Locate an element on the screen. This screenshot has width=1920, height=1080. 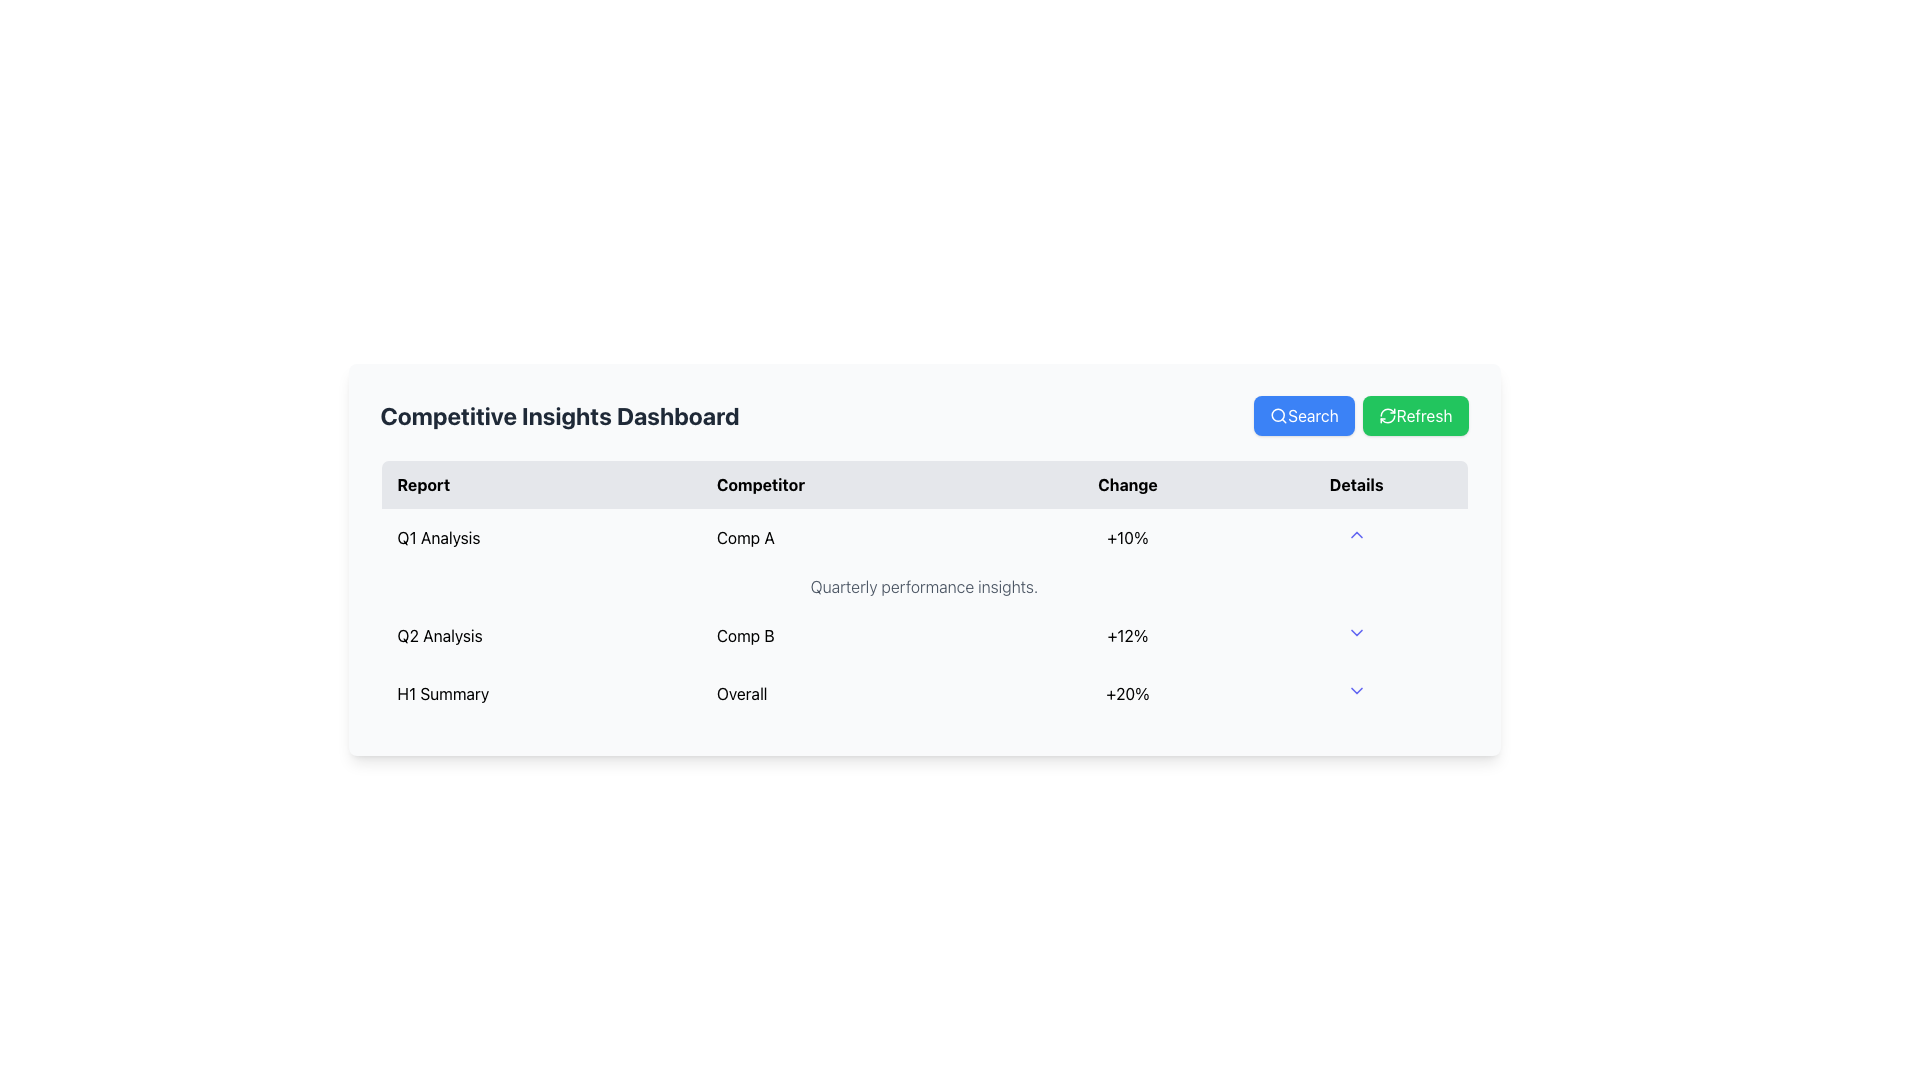
the search button icon located in the header section, which is a blue button labeled 'Search' is located at coordinates (1277, 415).